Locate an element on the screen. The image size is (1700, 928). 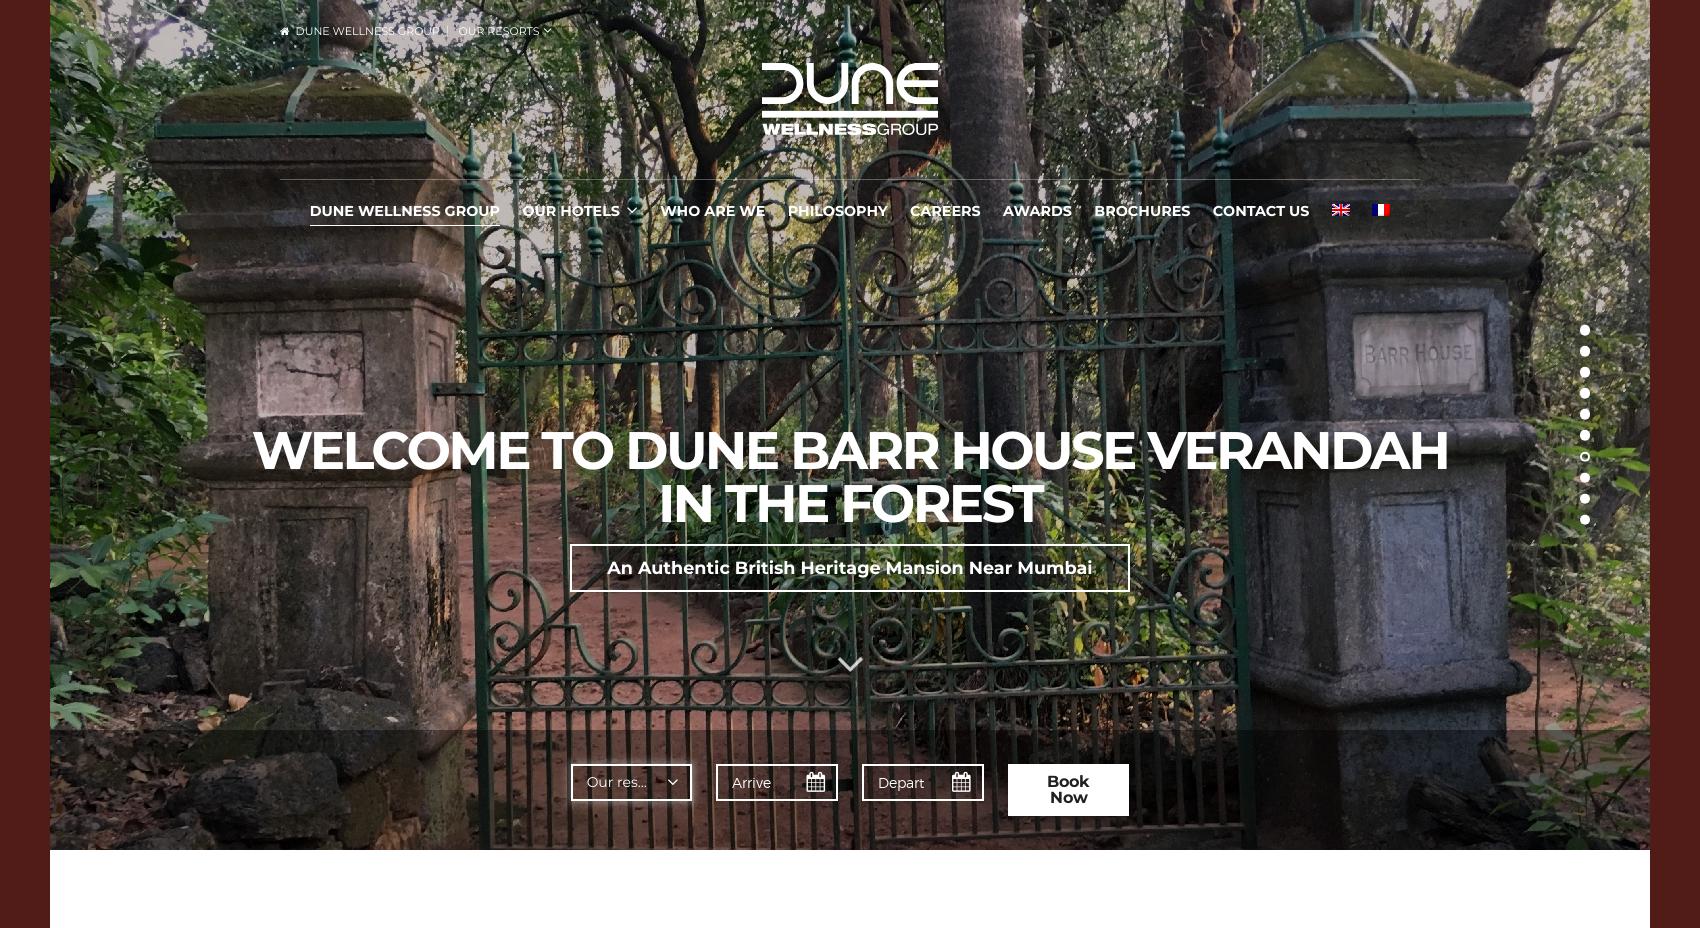
'Come to practice Yoga, diving and hiking in real Bali' is located at coordinates (848, 638).